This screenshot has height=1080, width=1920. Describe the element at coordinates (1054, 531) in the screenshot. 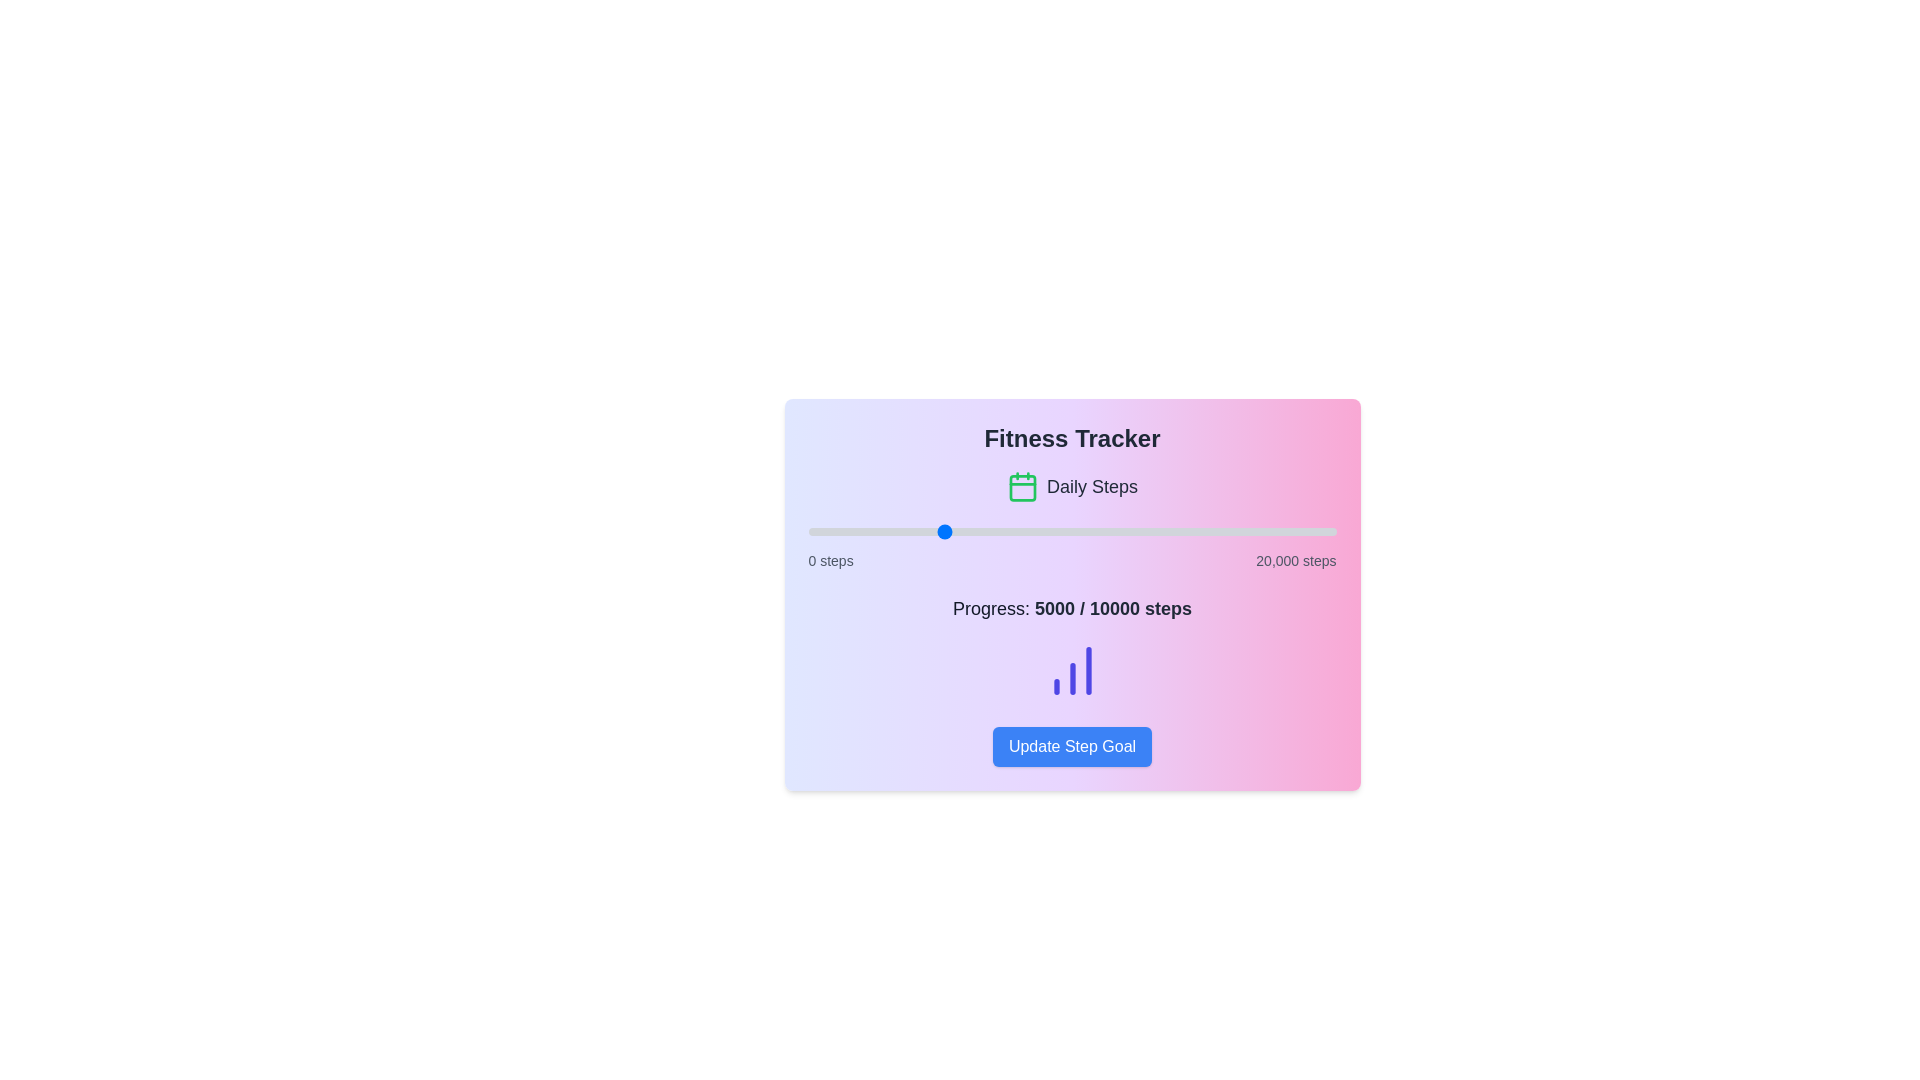

I see `the step progress slider to set the step count to 9358` at that location.